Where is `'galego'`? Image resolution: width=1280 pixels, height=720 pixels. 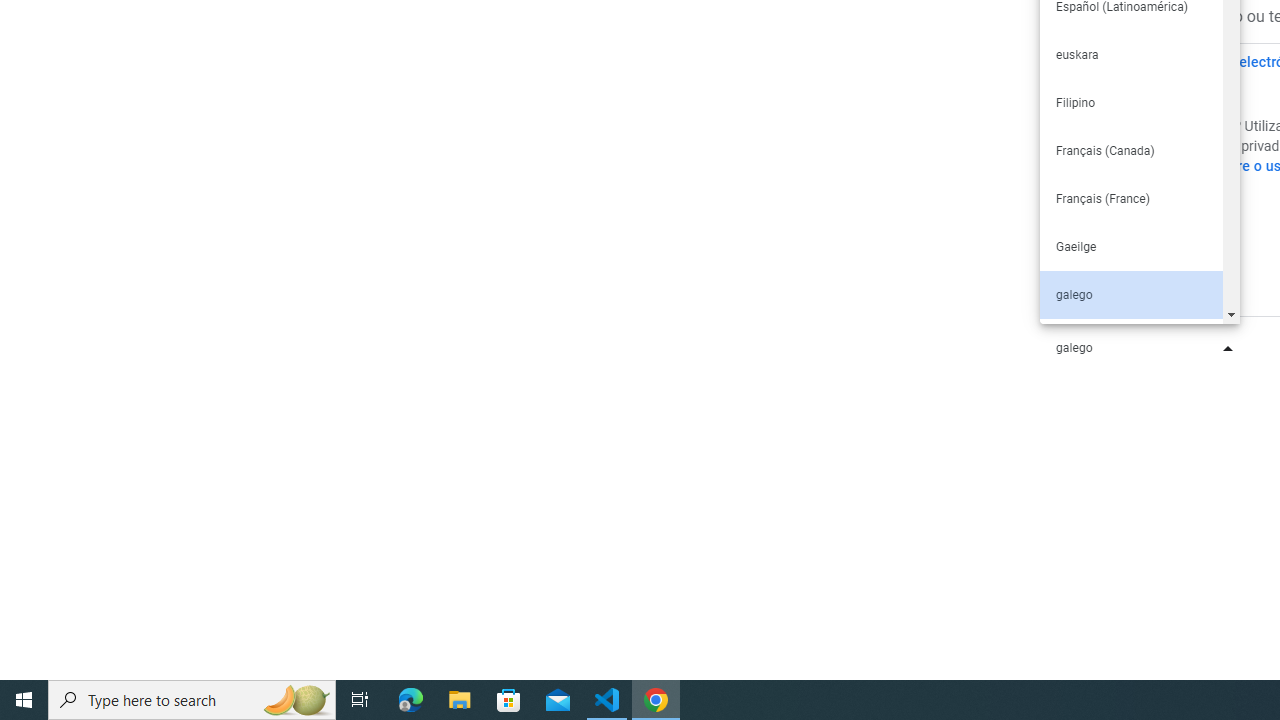 'galego' is located at coordinates (1130, 294).